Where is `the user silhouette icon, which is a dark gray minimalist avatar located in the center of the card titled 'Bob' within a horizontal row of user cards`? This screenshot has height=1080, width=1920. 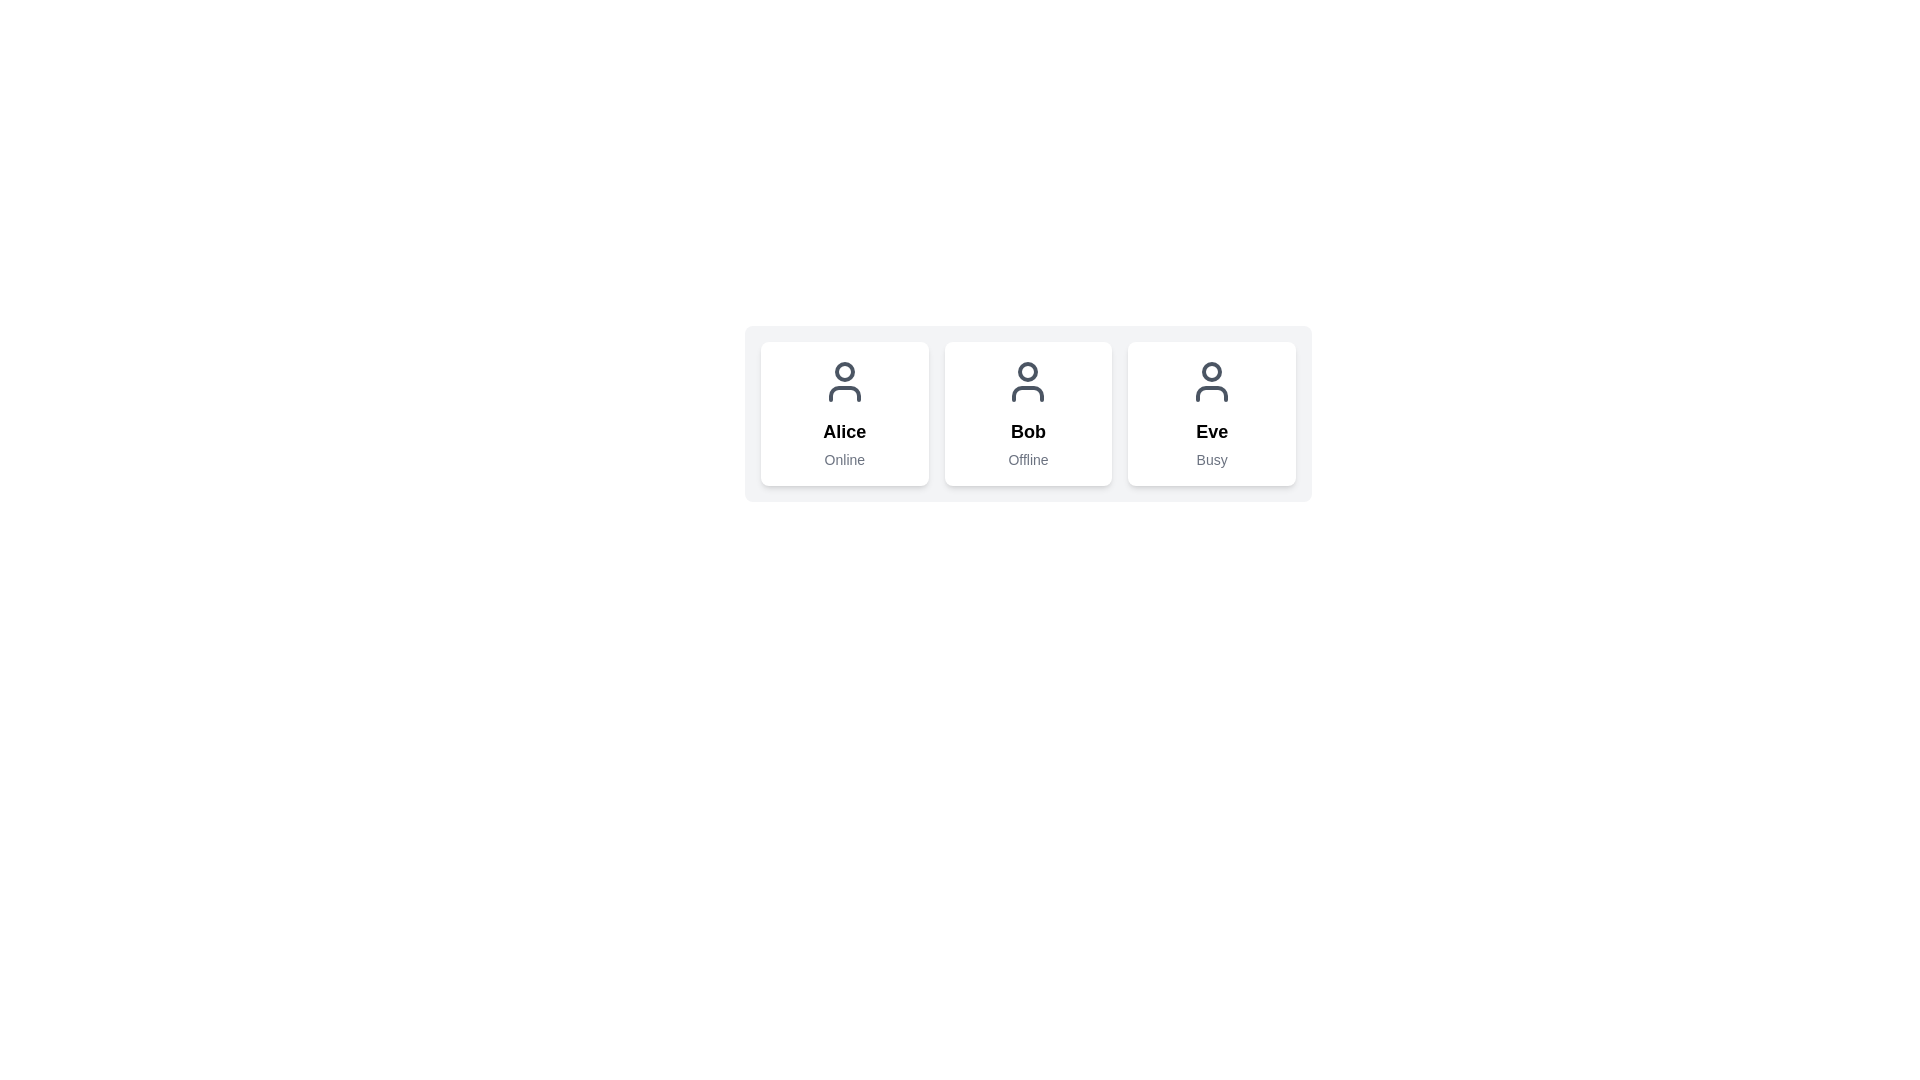 the user silhouette icon, which is a dark gray minimalist avatar located in the center of the card titled 'Bob' within a horizontal row of user cards is located at coordinates (1028, 381).